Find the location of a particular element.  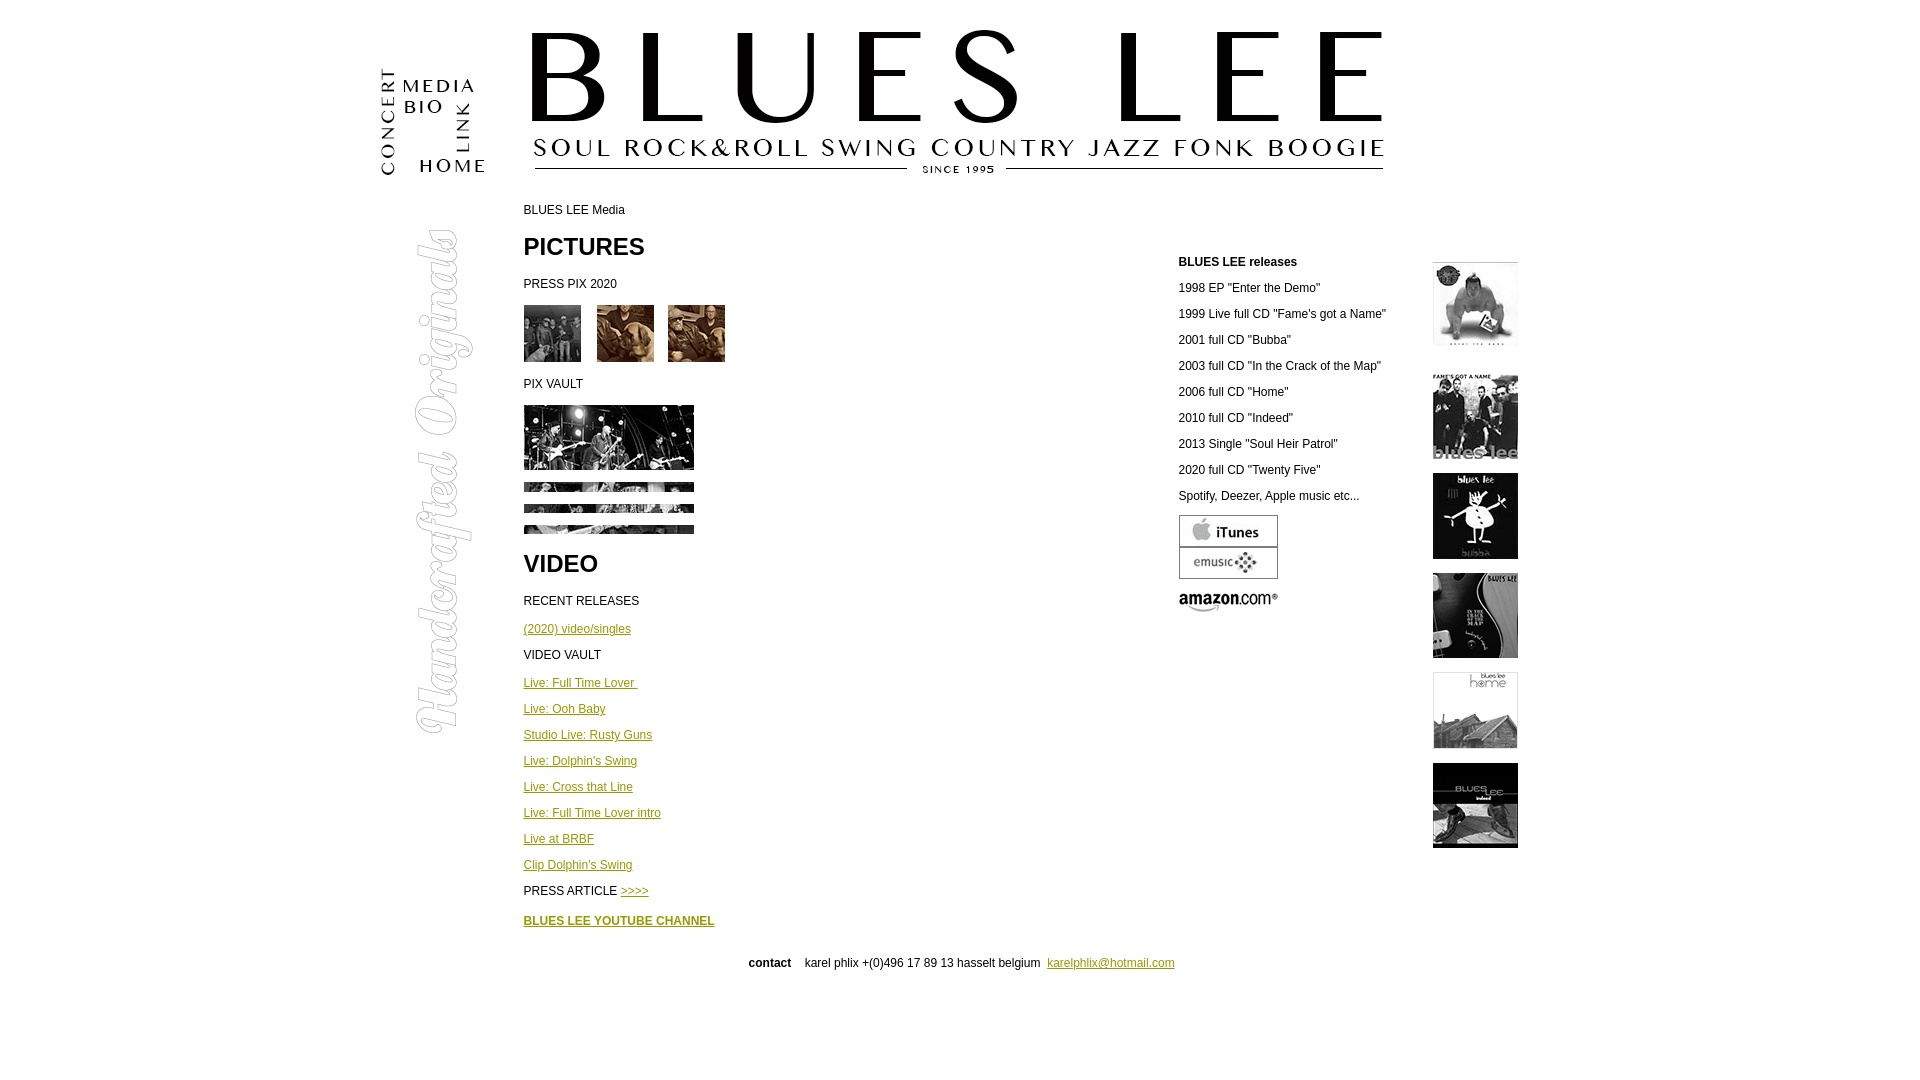

'Live: Full Time Lover intro' is located at coordinates (591, 813).